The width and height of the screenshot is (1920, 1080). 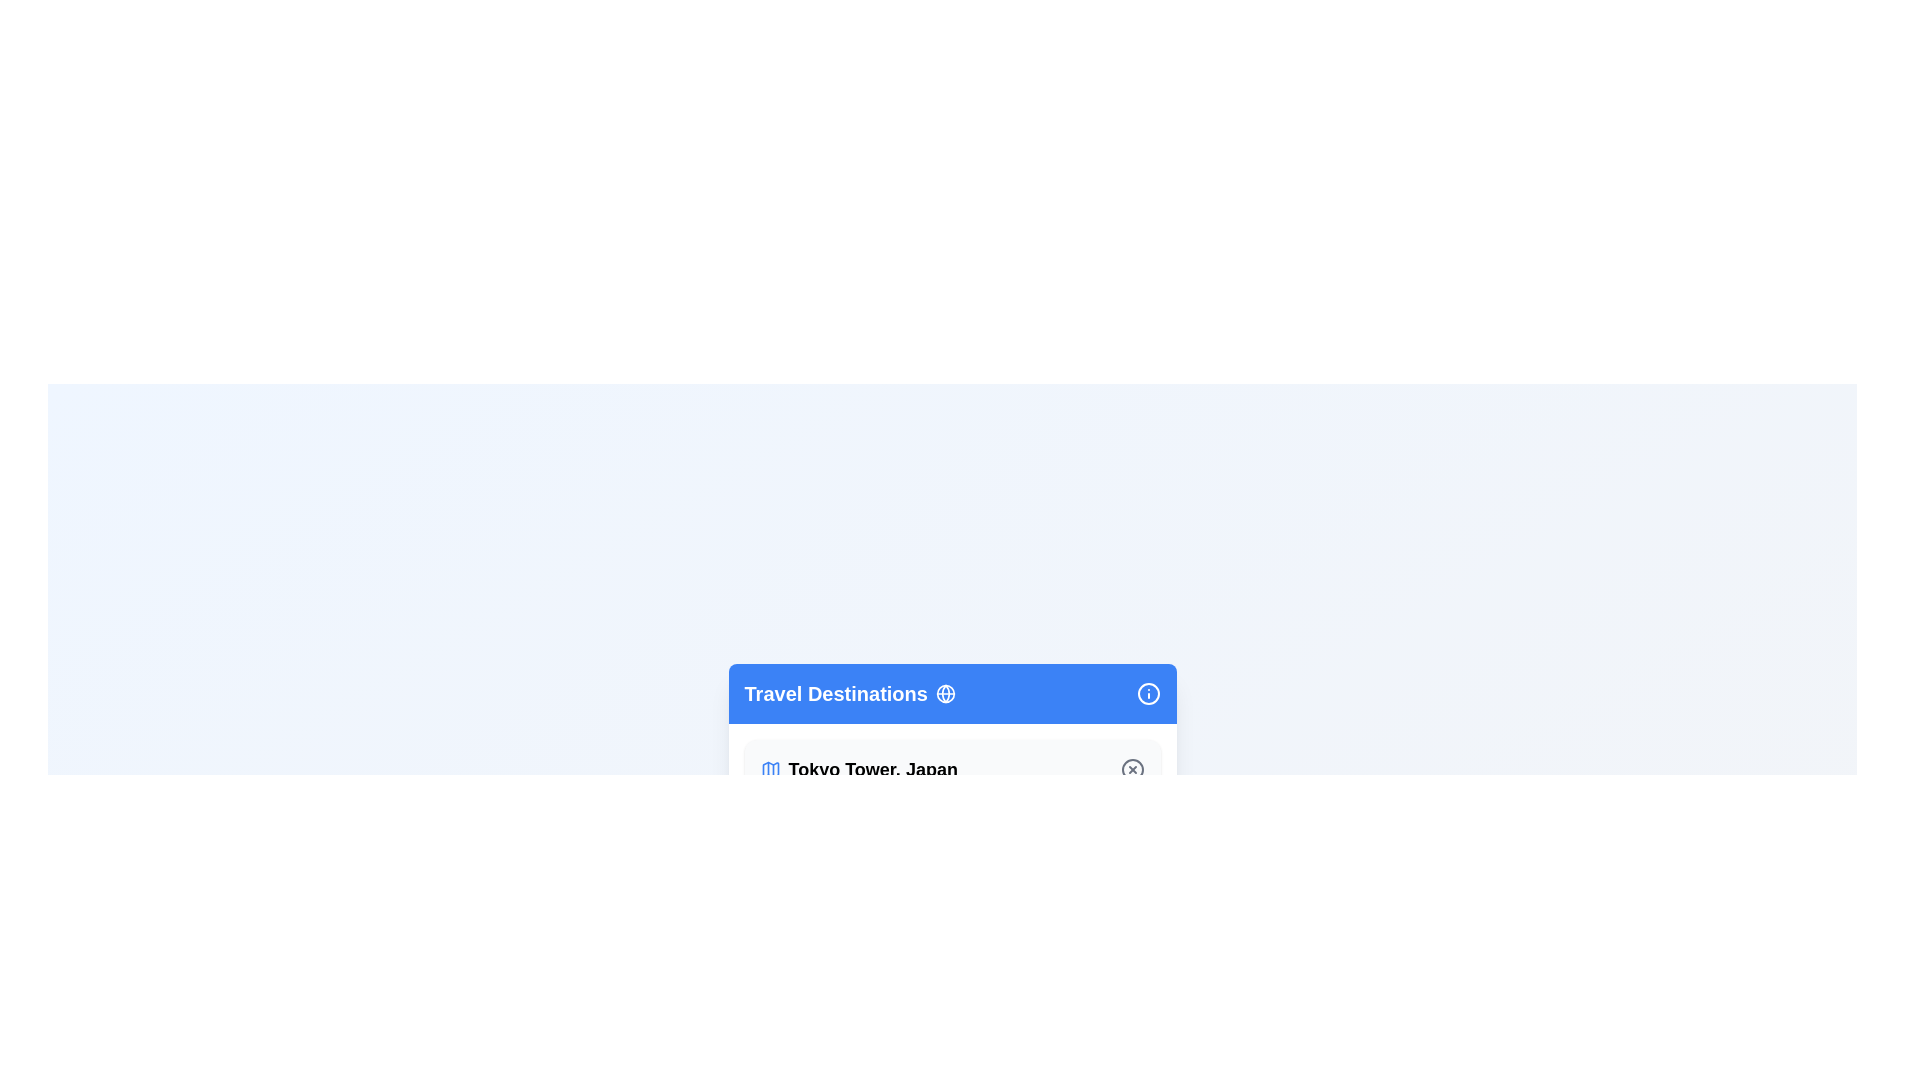 I want to click on the circular shape element with a blue fill located in the top-right corner of the 'Travel Destinations' panel, so click(x=1148, y=693).